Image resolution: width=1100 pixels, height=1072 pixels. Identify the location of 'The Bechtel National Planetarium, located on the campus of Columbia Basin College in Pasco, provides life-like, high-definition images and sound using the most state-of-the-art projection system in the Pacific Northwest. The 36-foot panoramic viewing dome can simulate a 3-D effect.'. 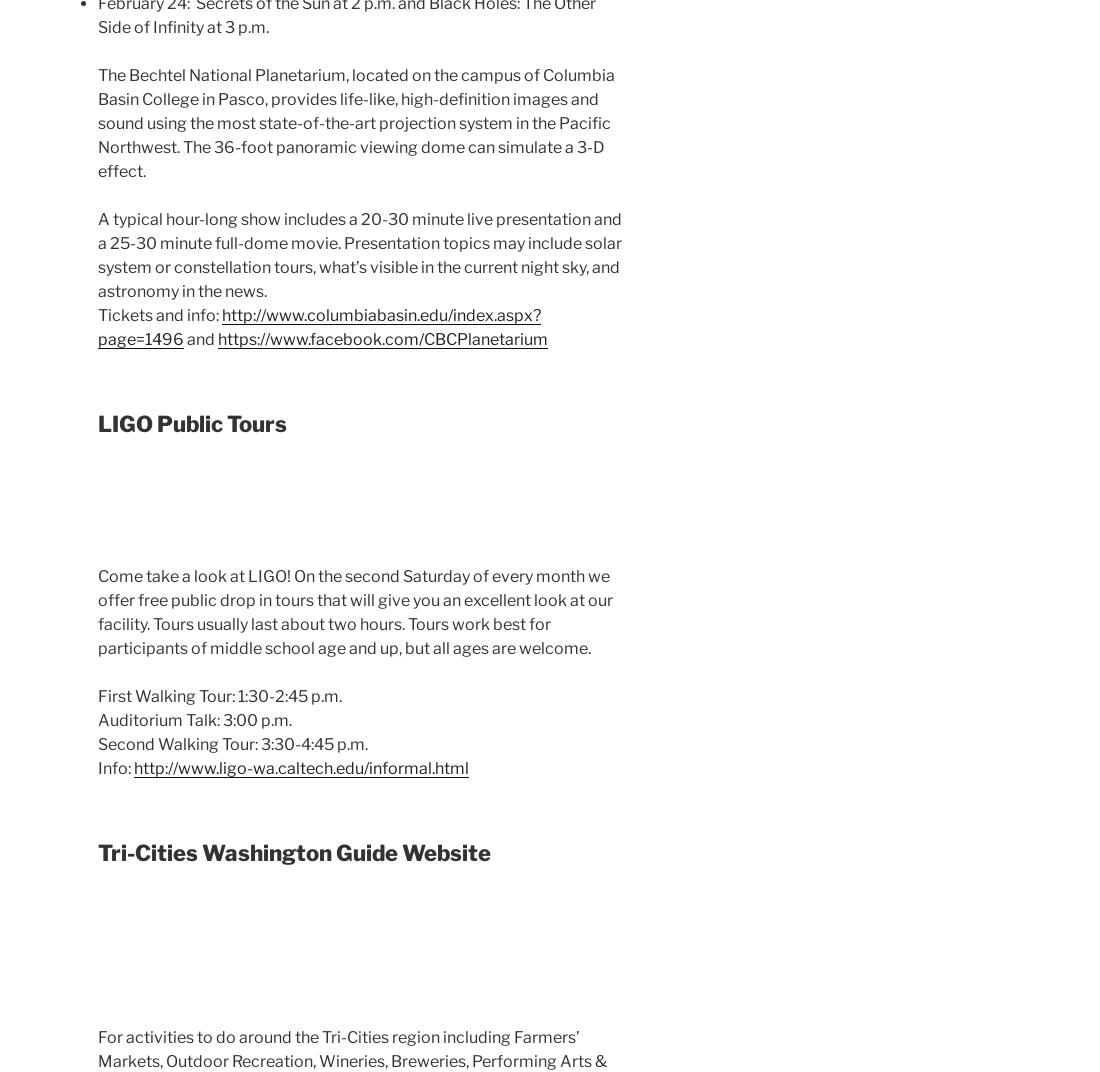
(356, 123).